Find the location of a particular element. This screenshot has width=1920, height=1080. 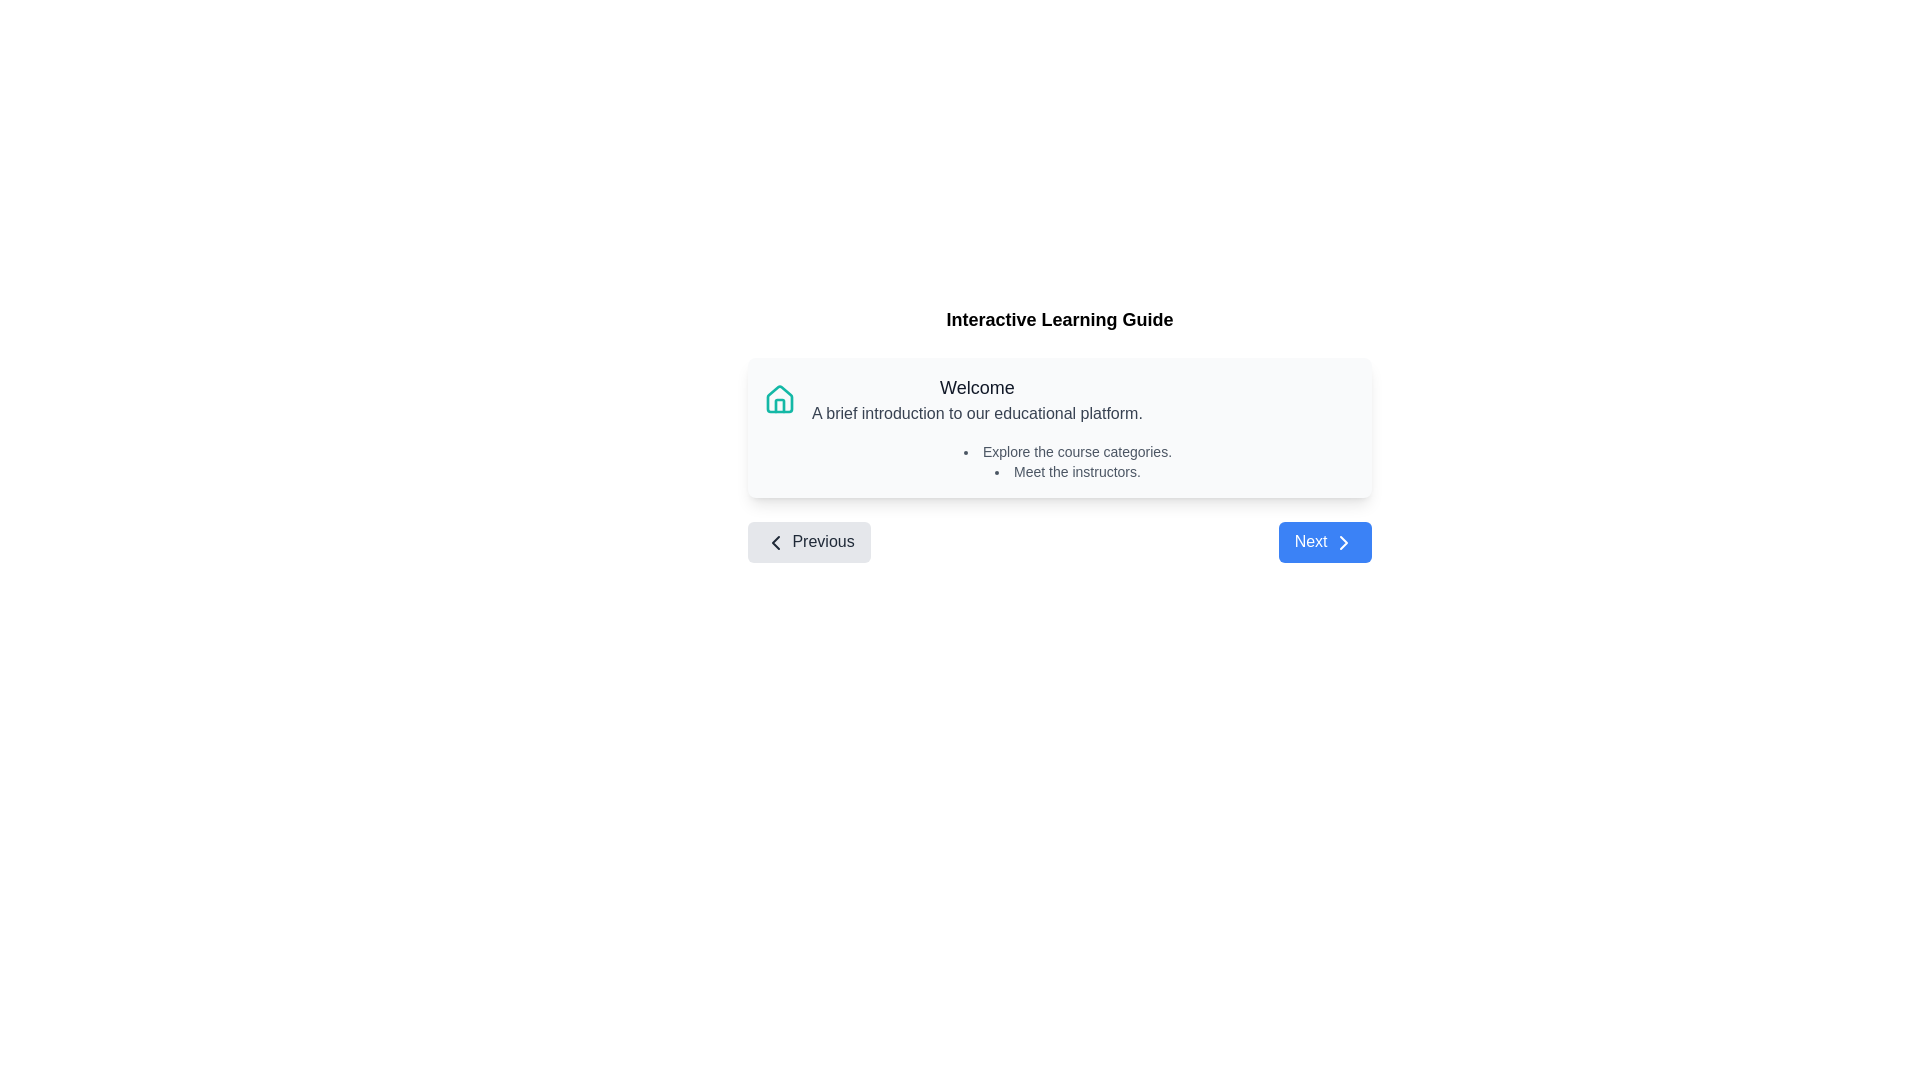

the static text element styled as a list item that serves as a point of information or navigation prompt, located in the second position of a bulleted list within a central panel is located at coordinates (1067, 471).